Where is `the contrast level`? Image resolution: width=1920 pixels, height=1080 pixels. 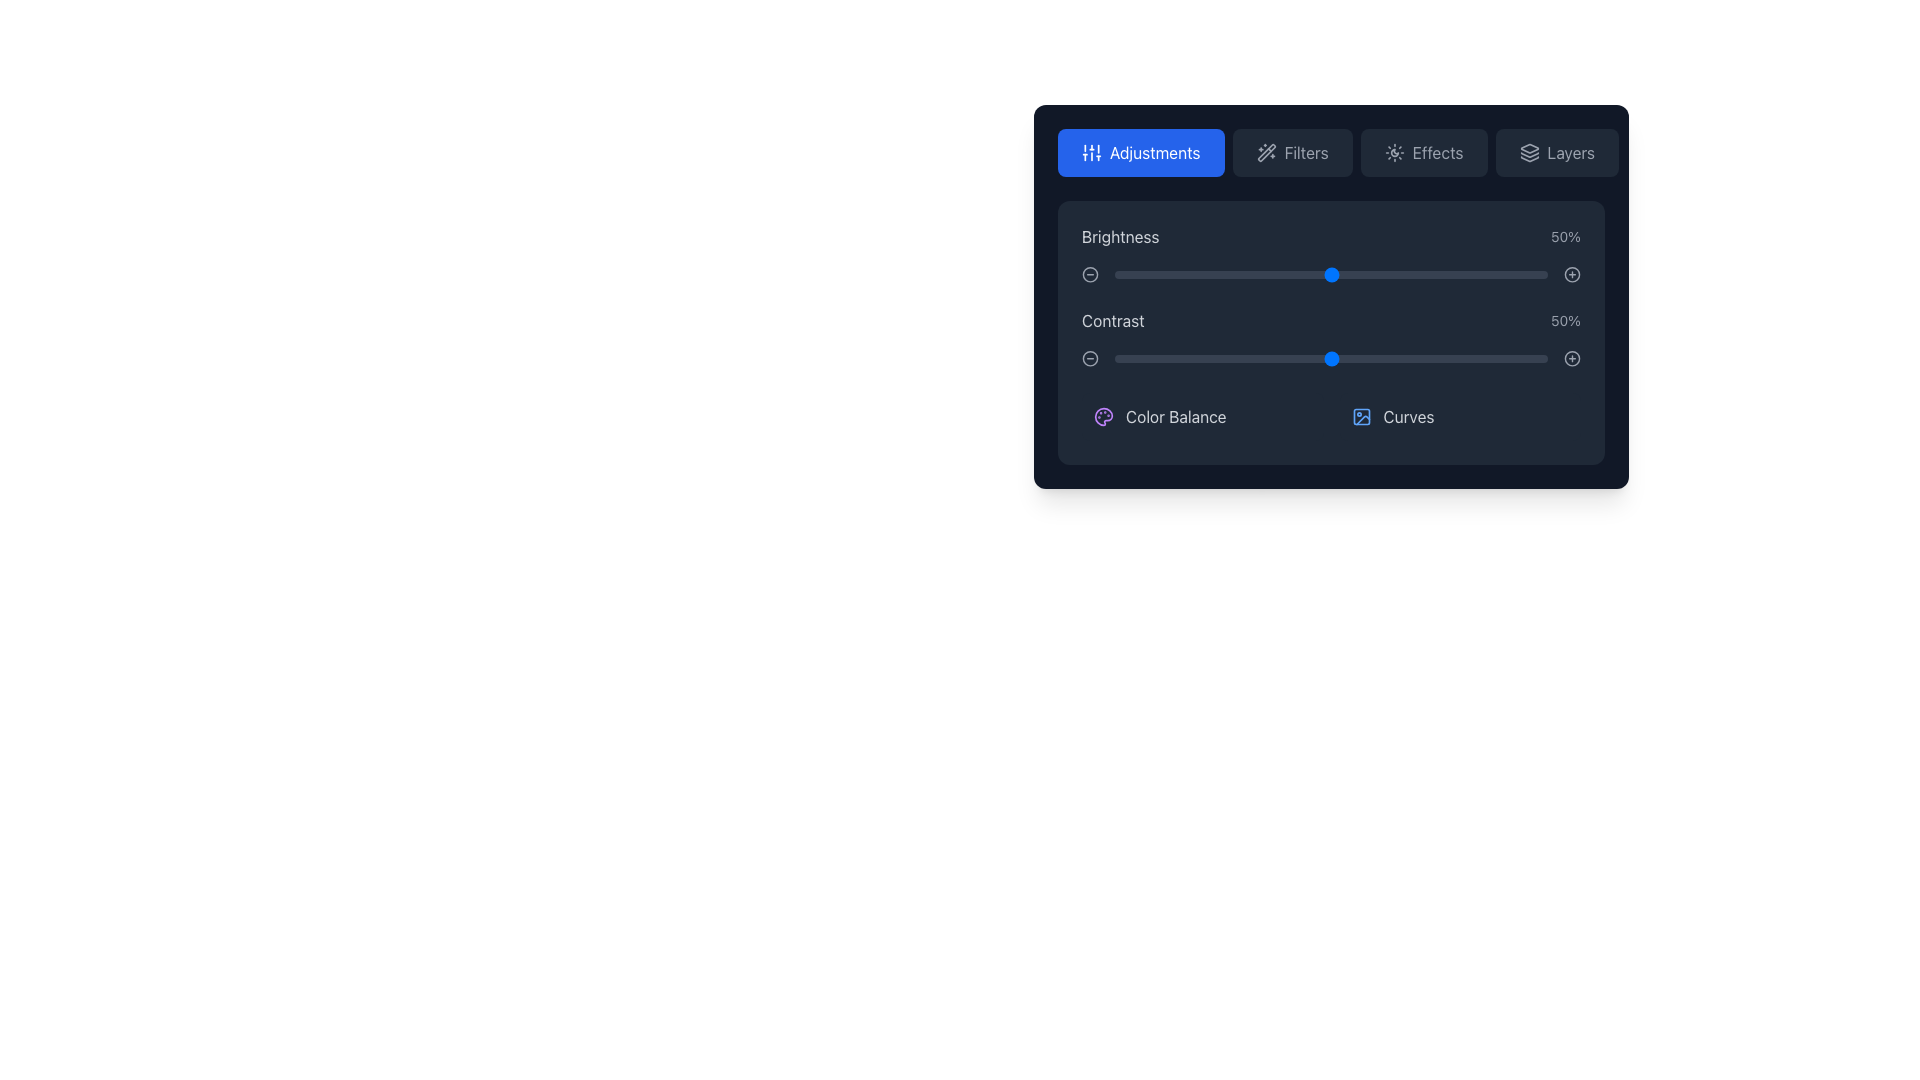
the contrast level is located at coordinates (1456, 357).